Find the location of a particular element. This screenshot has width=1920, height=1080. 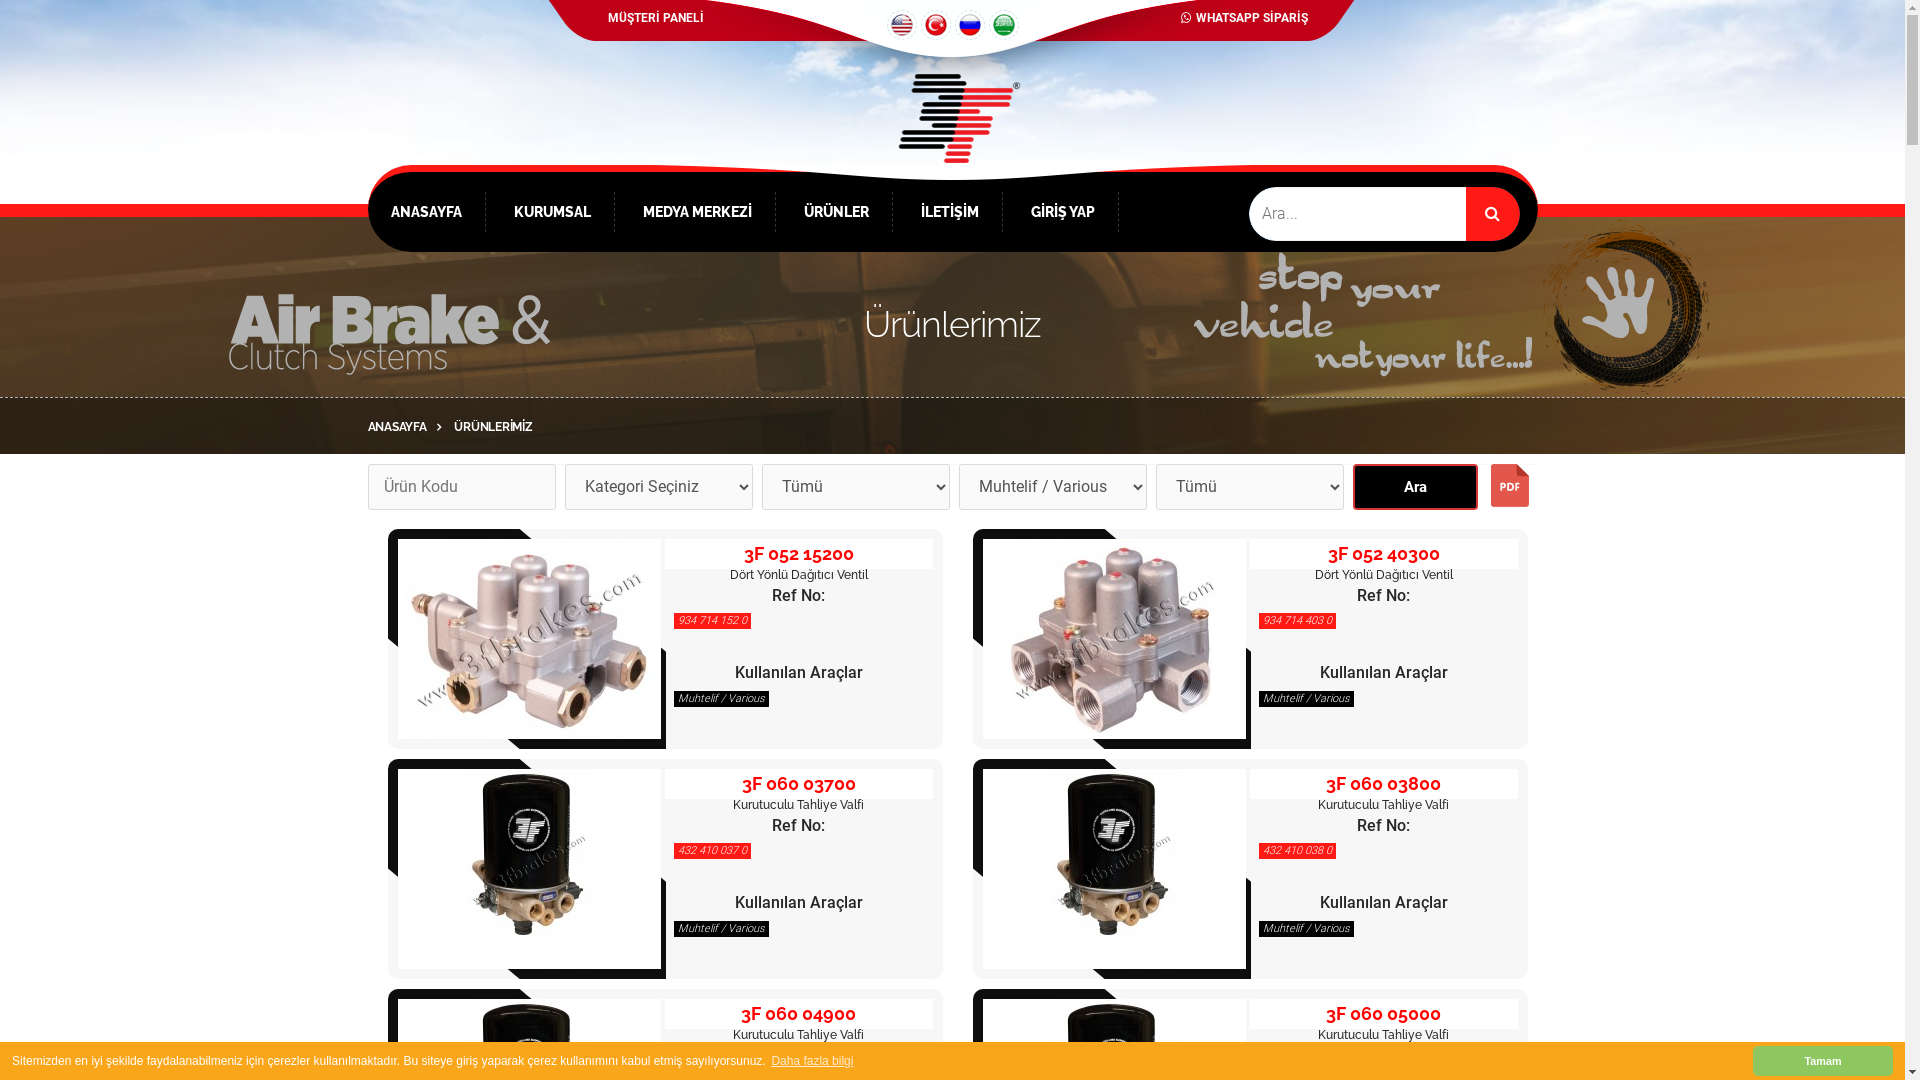

'TR' is located at coordinates (919, 24).